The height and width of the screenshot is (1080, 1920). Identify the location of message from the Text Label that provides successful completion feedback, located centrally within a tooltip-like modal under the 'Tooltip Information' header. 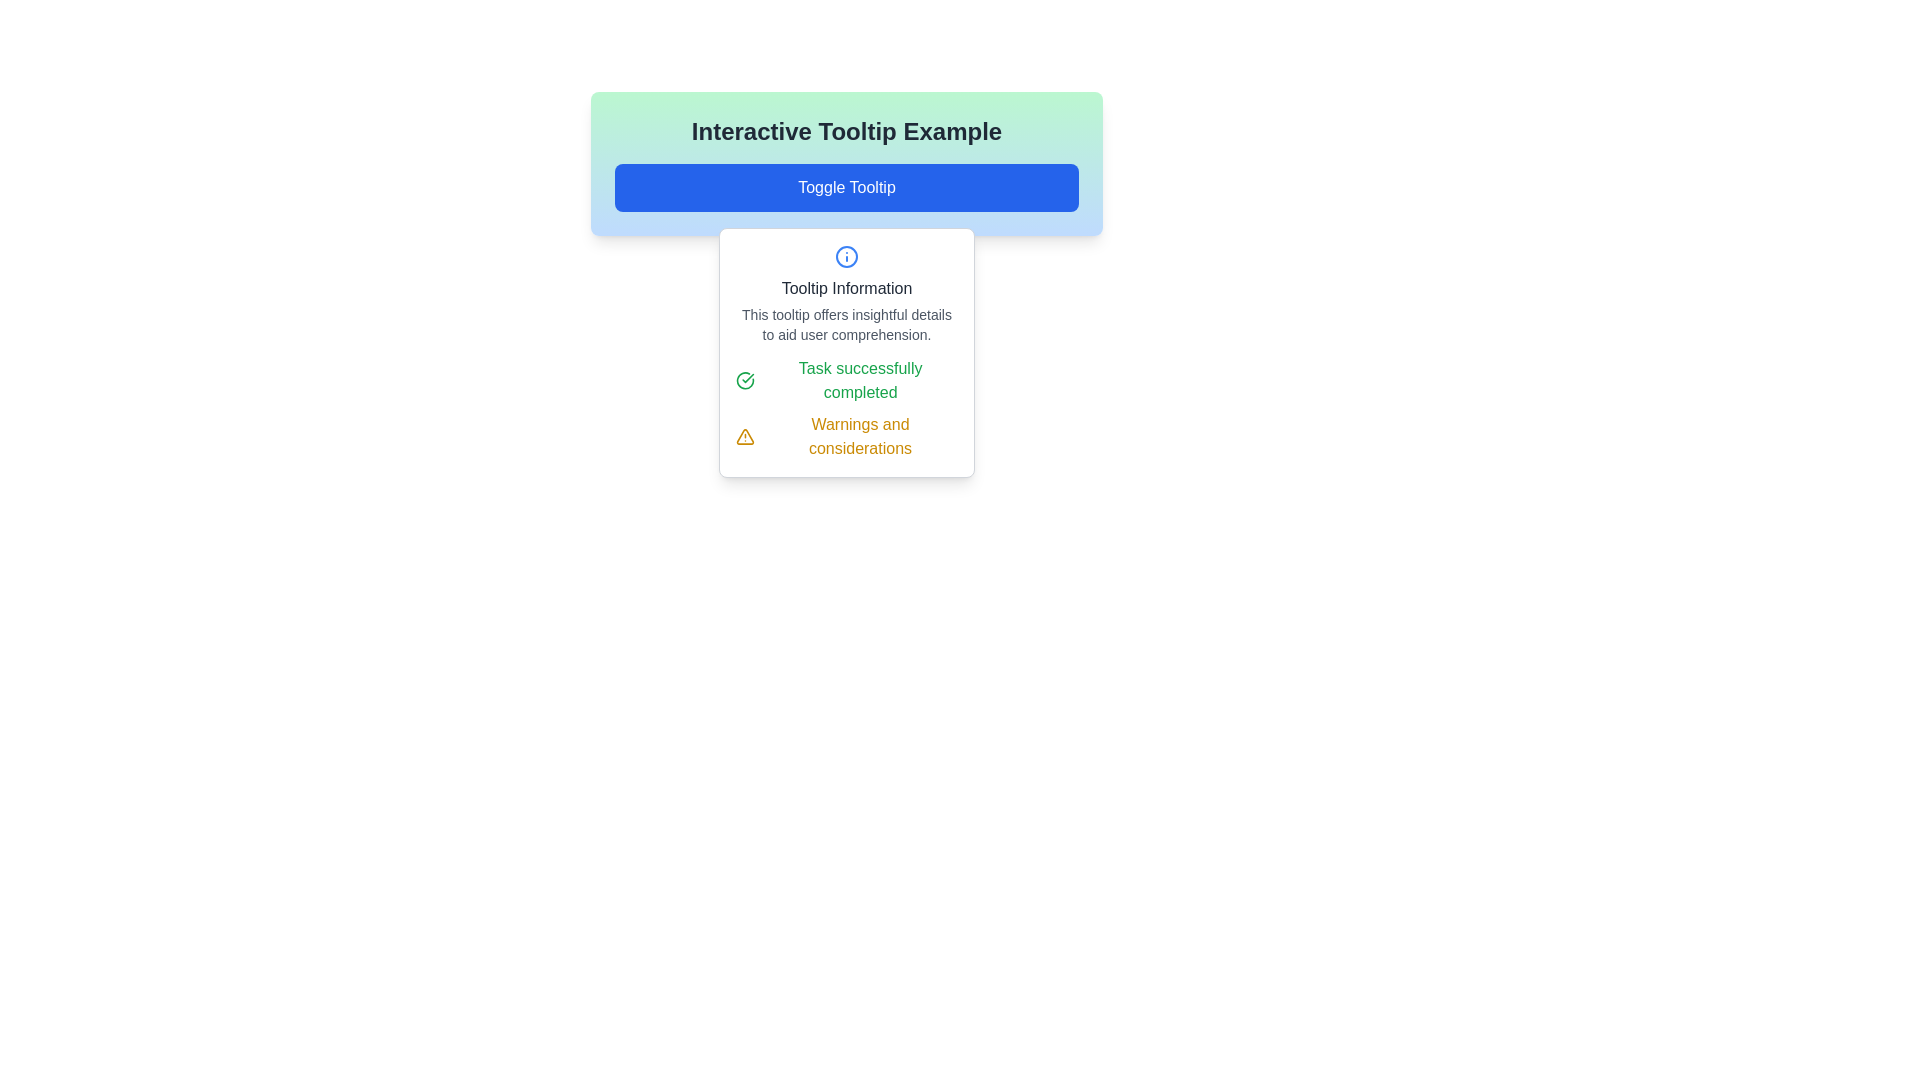
(860, 381).